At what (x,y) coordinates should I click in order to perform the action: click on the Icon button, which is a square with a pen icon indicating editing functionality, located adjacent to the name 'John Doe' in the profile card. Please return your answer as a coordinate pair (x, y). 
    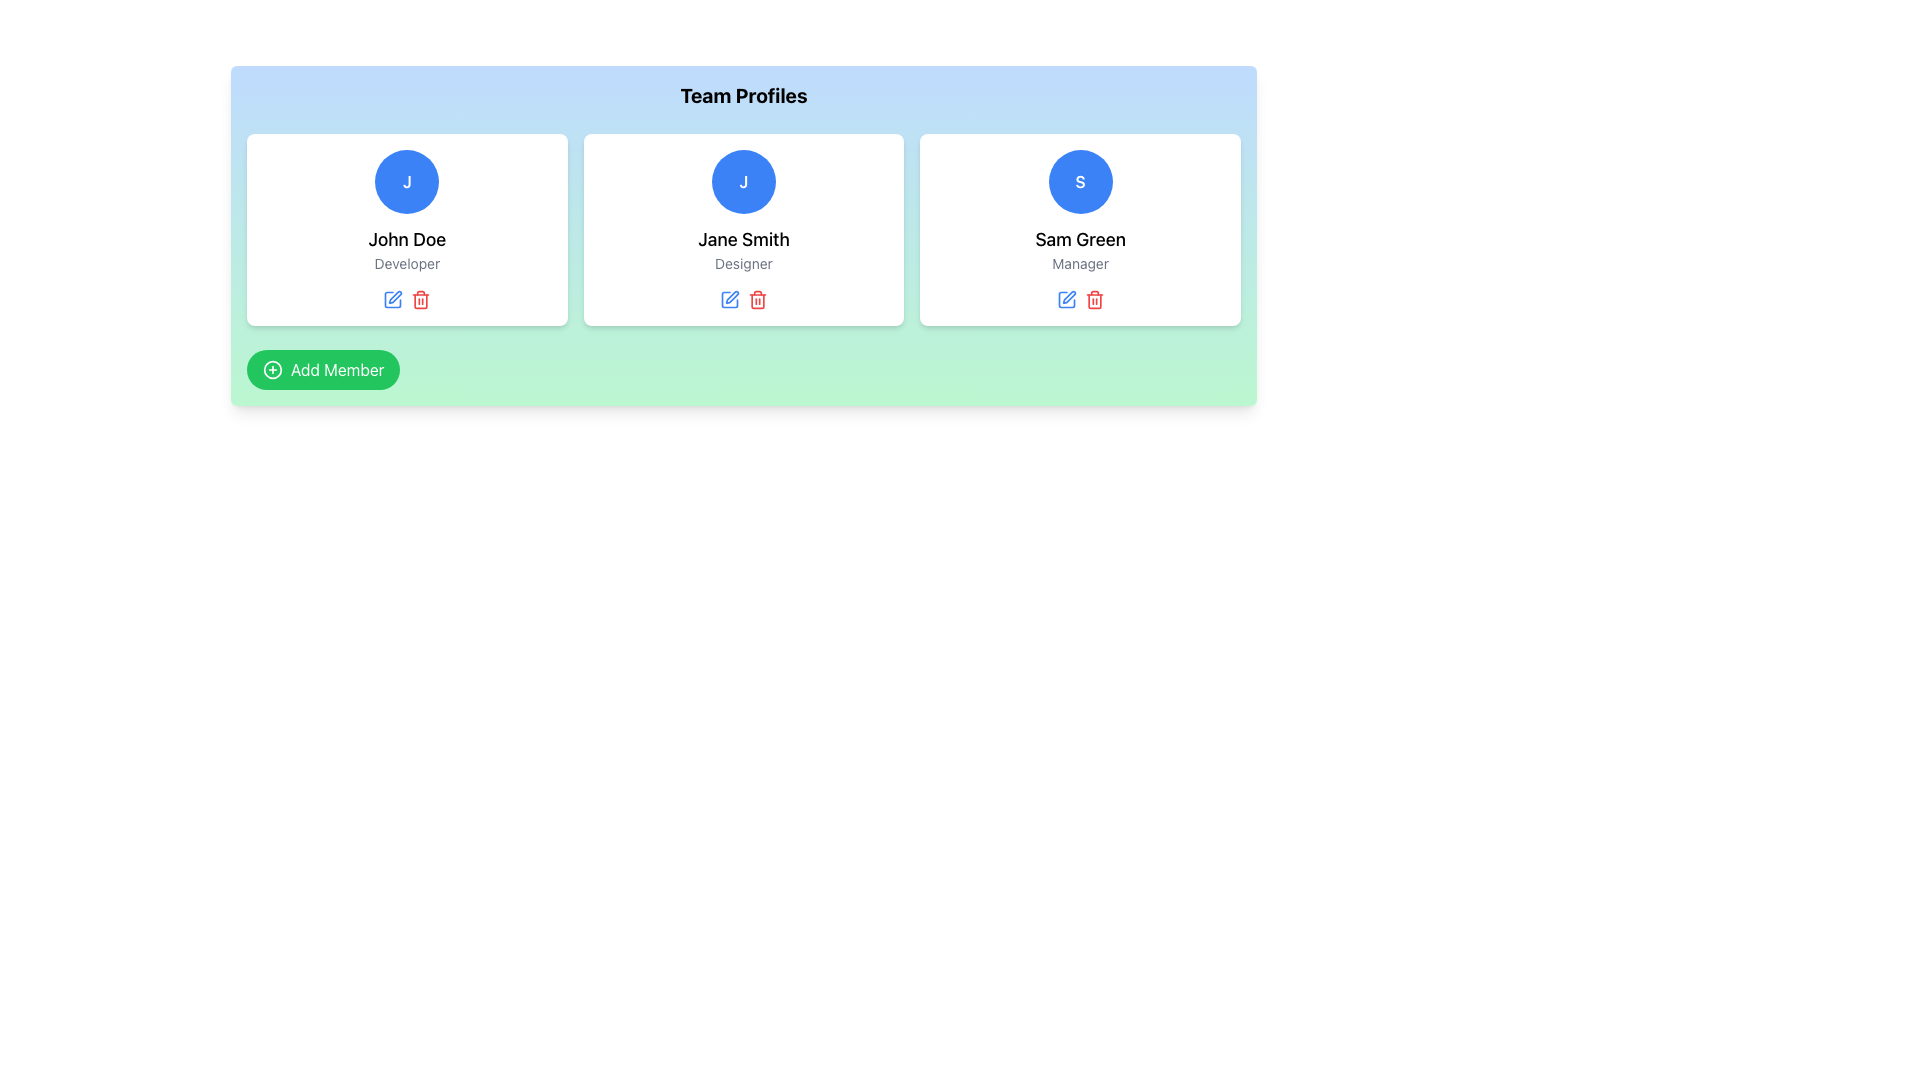
    Looking at the image, I should click on (393, 300).